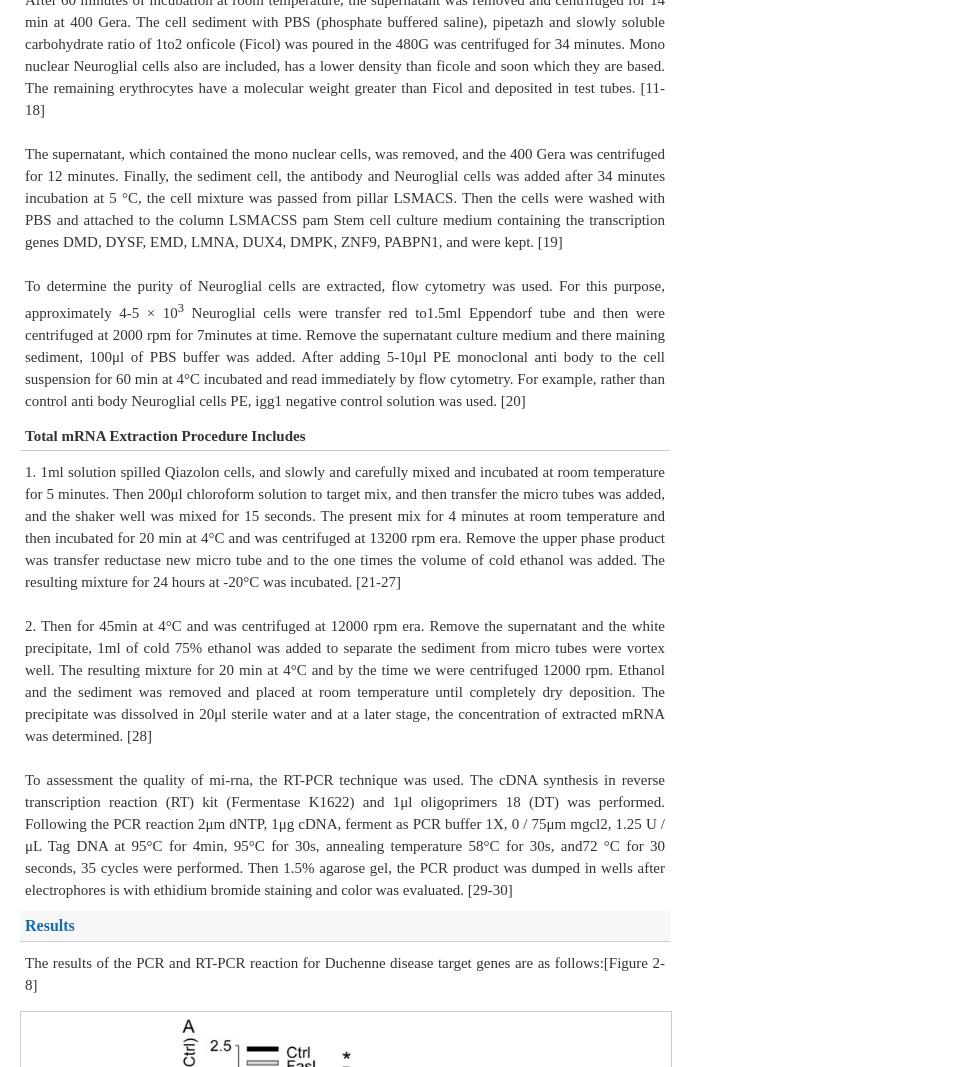 The image size is (960, 1067). I want to click on 'To determine the purity of Neuroglial cells are extracted,
flow cytometry was used. For this purpose, approximately 4-5
× 10', so click(345, 298).